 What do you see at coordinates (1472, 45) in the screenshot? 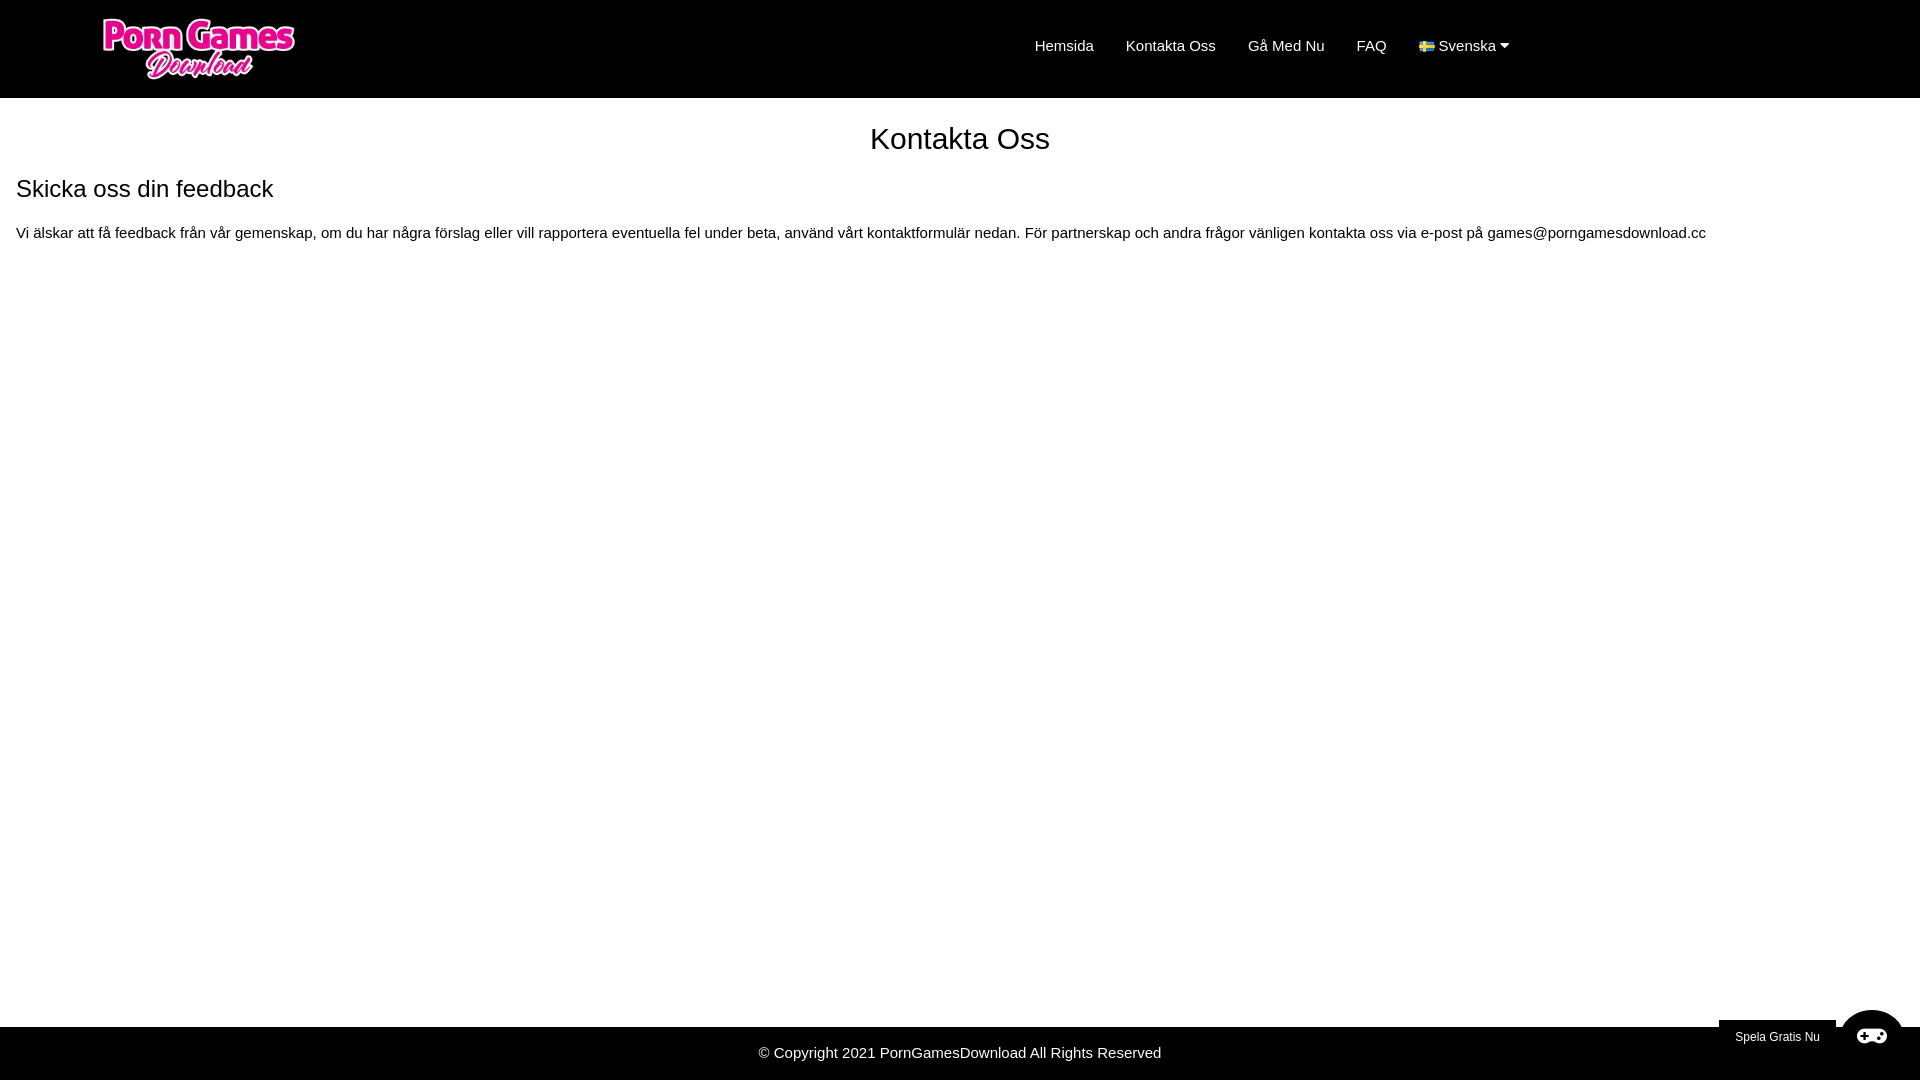
I see `'Svenska'` at bounding box center [1472, 45].